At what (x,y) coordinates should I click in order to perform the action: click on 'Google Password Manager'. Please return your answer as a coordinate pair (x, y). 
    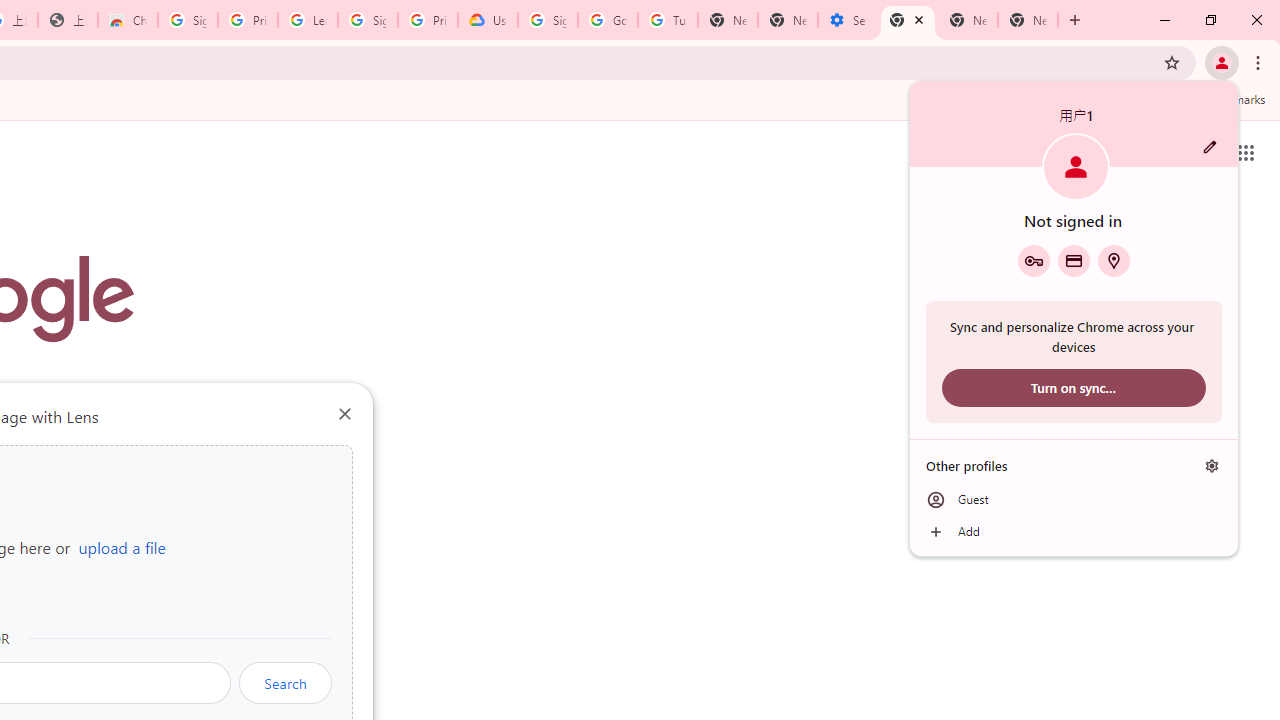
    Looking at the image, I should click on (1033, 260).